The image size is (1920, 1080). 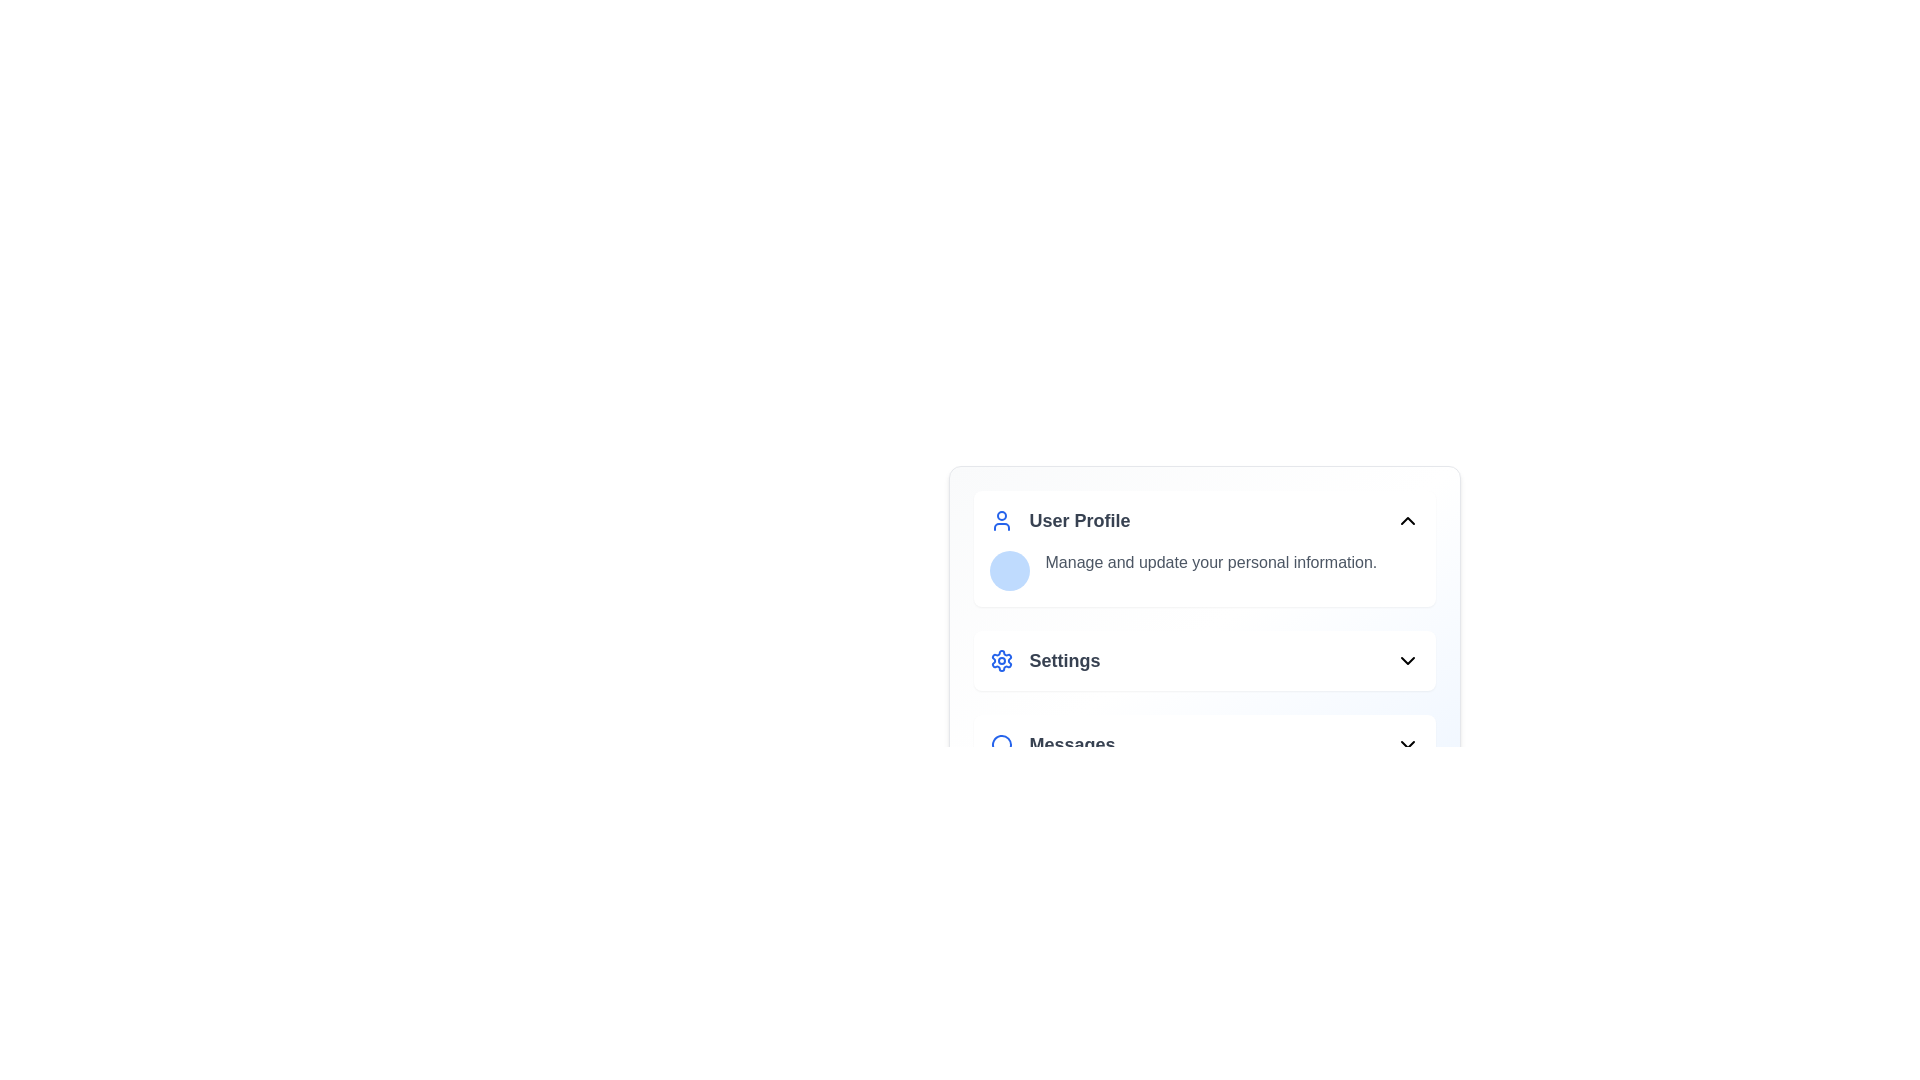 What do you see at coordinates (1406, 519) in the screenshot?
I see `the toggle icon located at the rightmost part of the 'User Profile' section` at bounding box center [1406, 519].